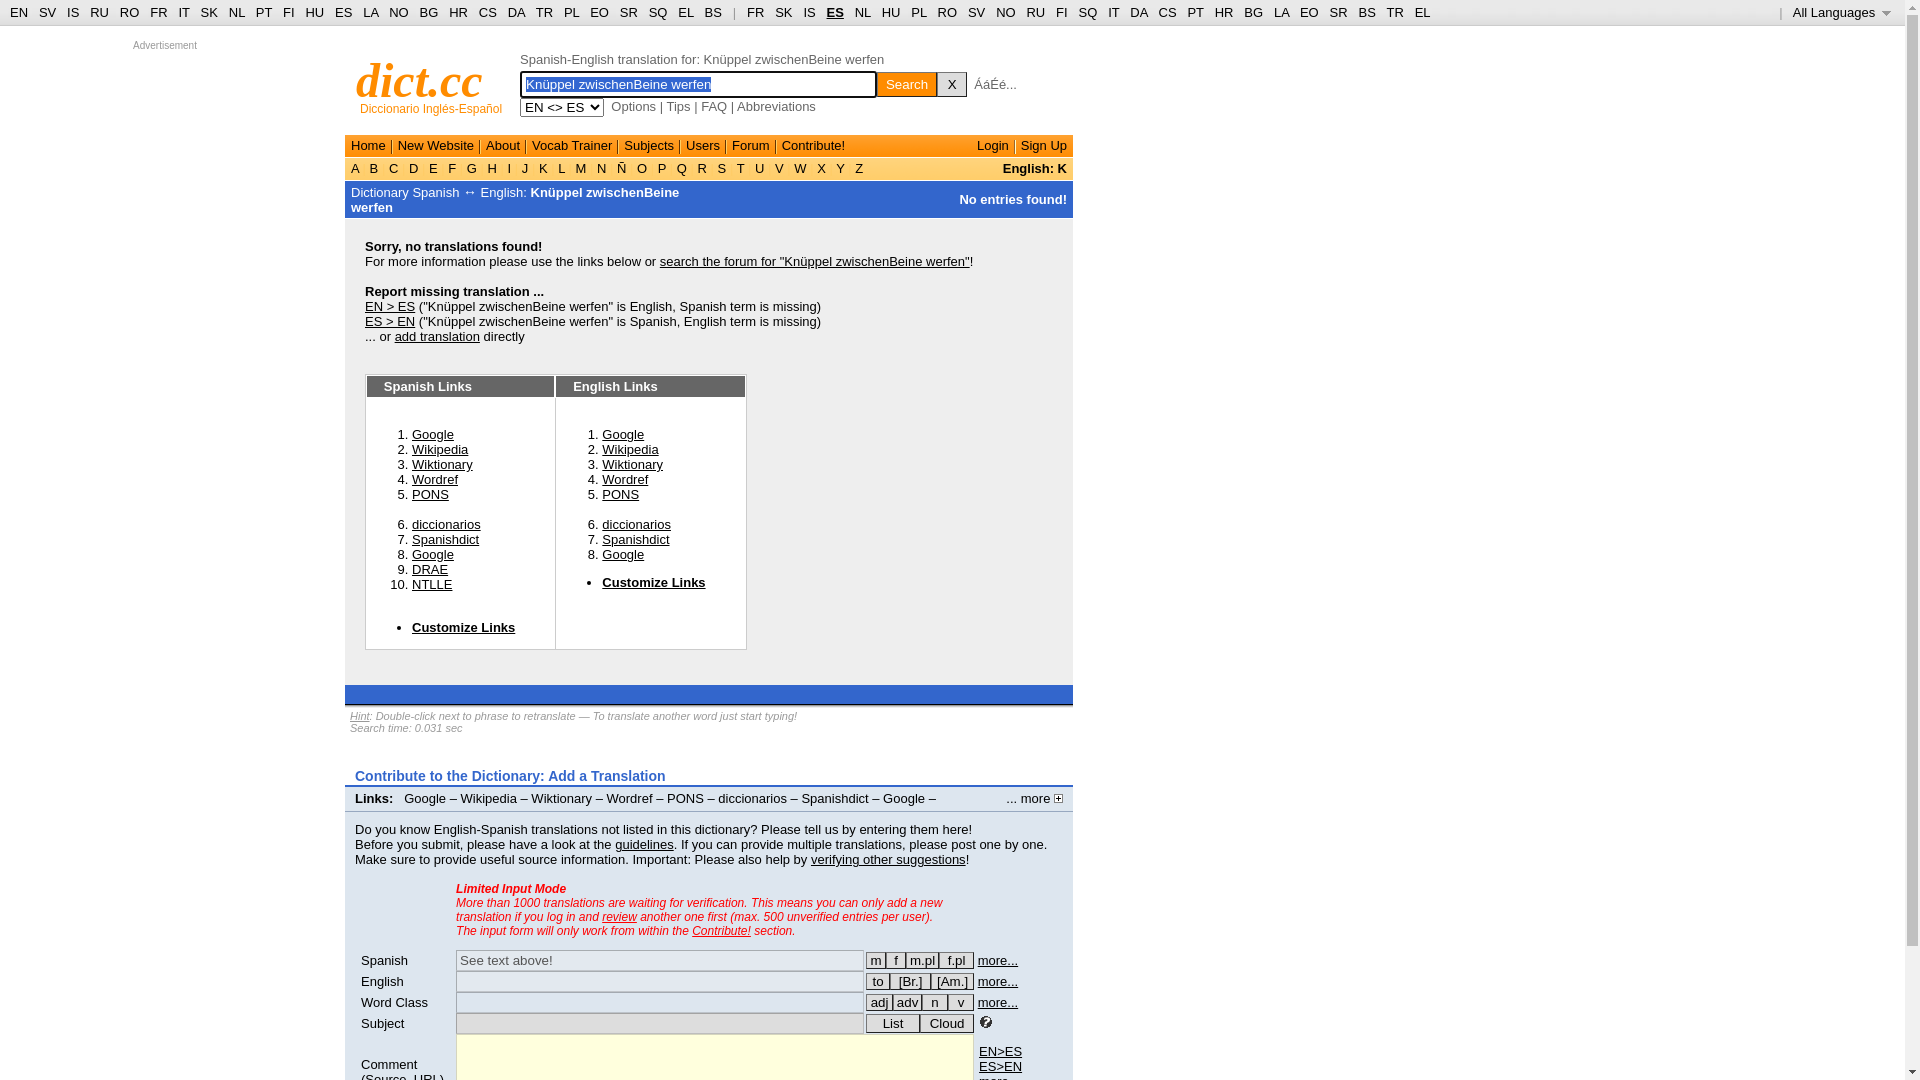 This screenshot has width=1920, height=1080. I want to click on '... more', so click(1034, 797).